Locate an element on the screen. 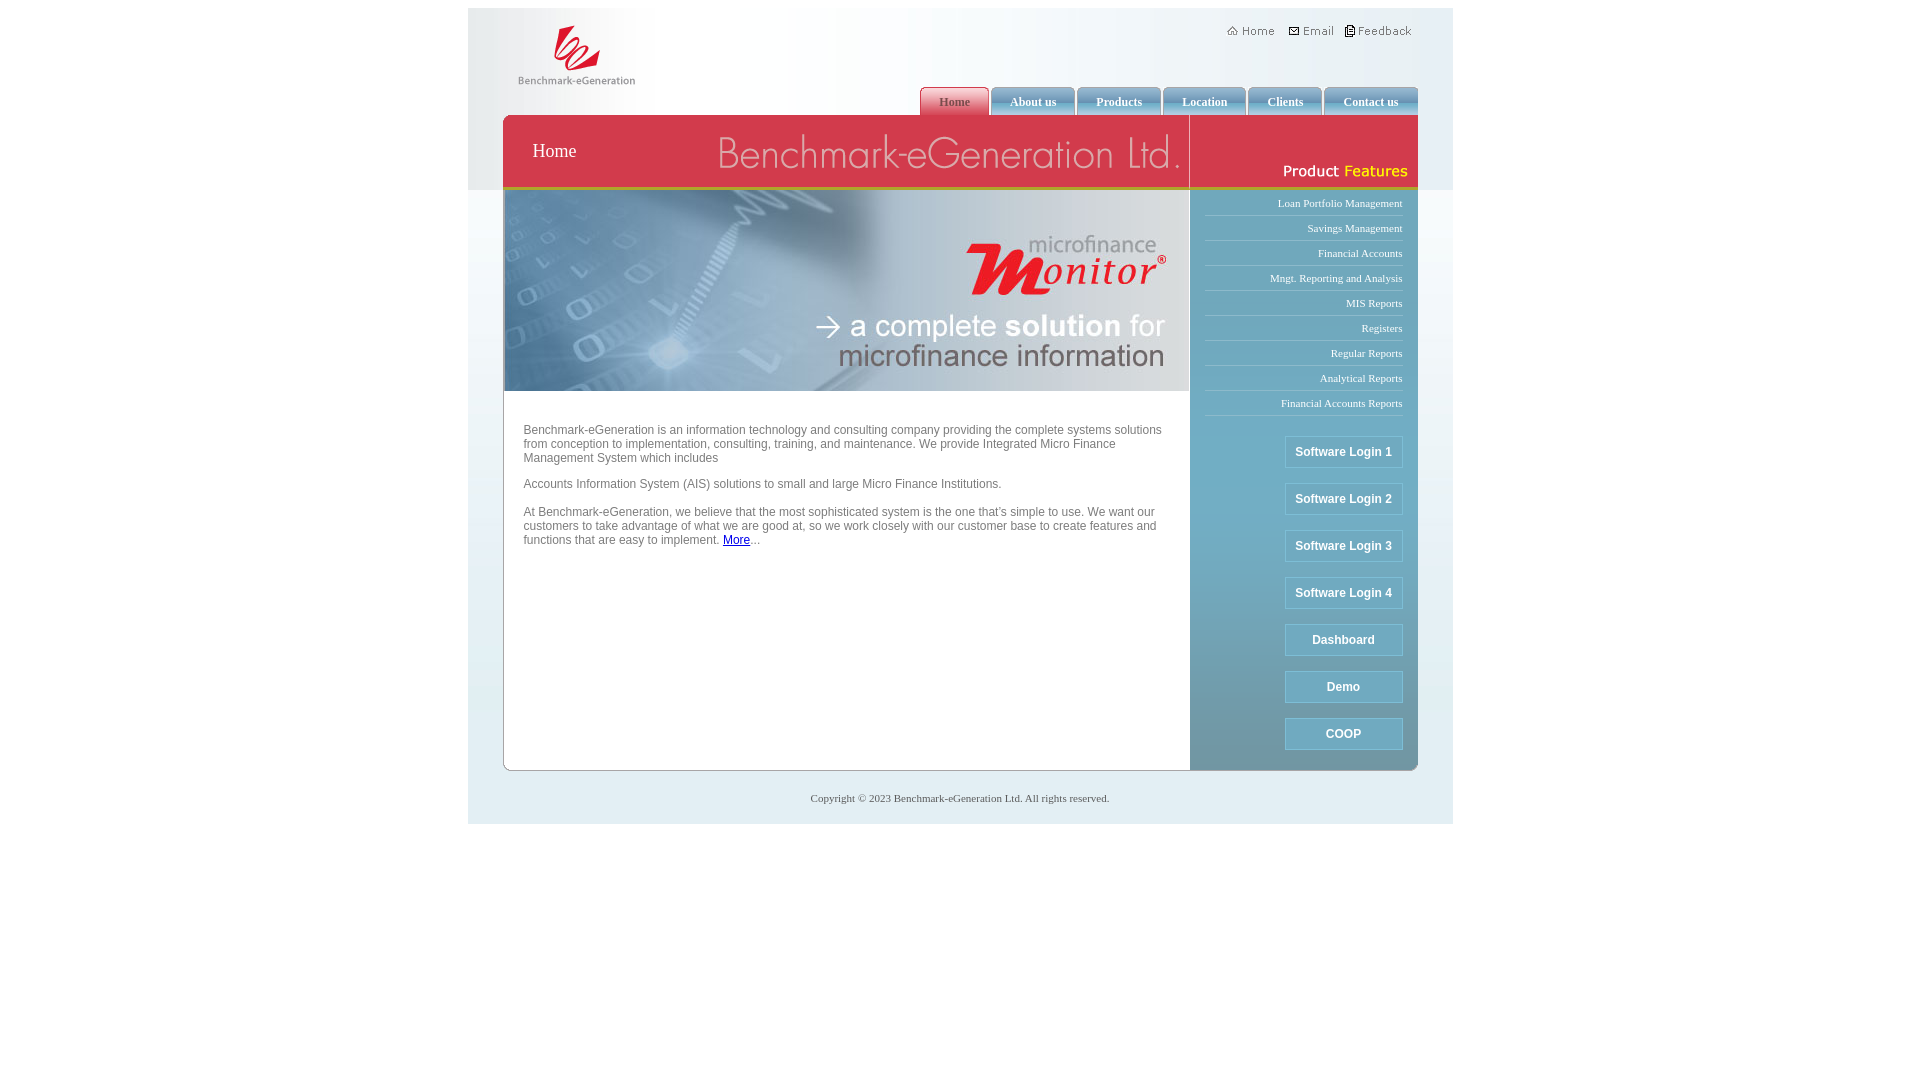  'Financial Accounts Reports' is located at coordinates (1302, 403).